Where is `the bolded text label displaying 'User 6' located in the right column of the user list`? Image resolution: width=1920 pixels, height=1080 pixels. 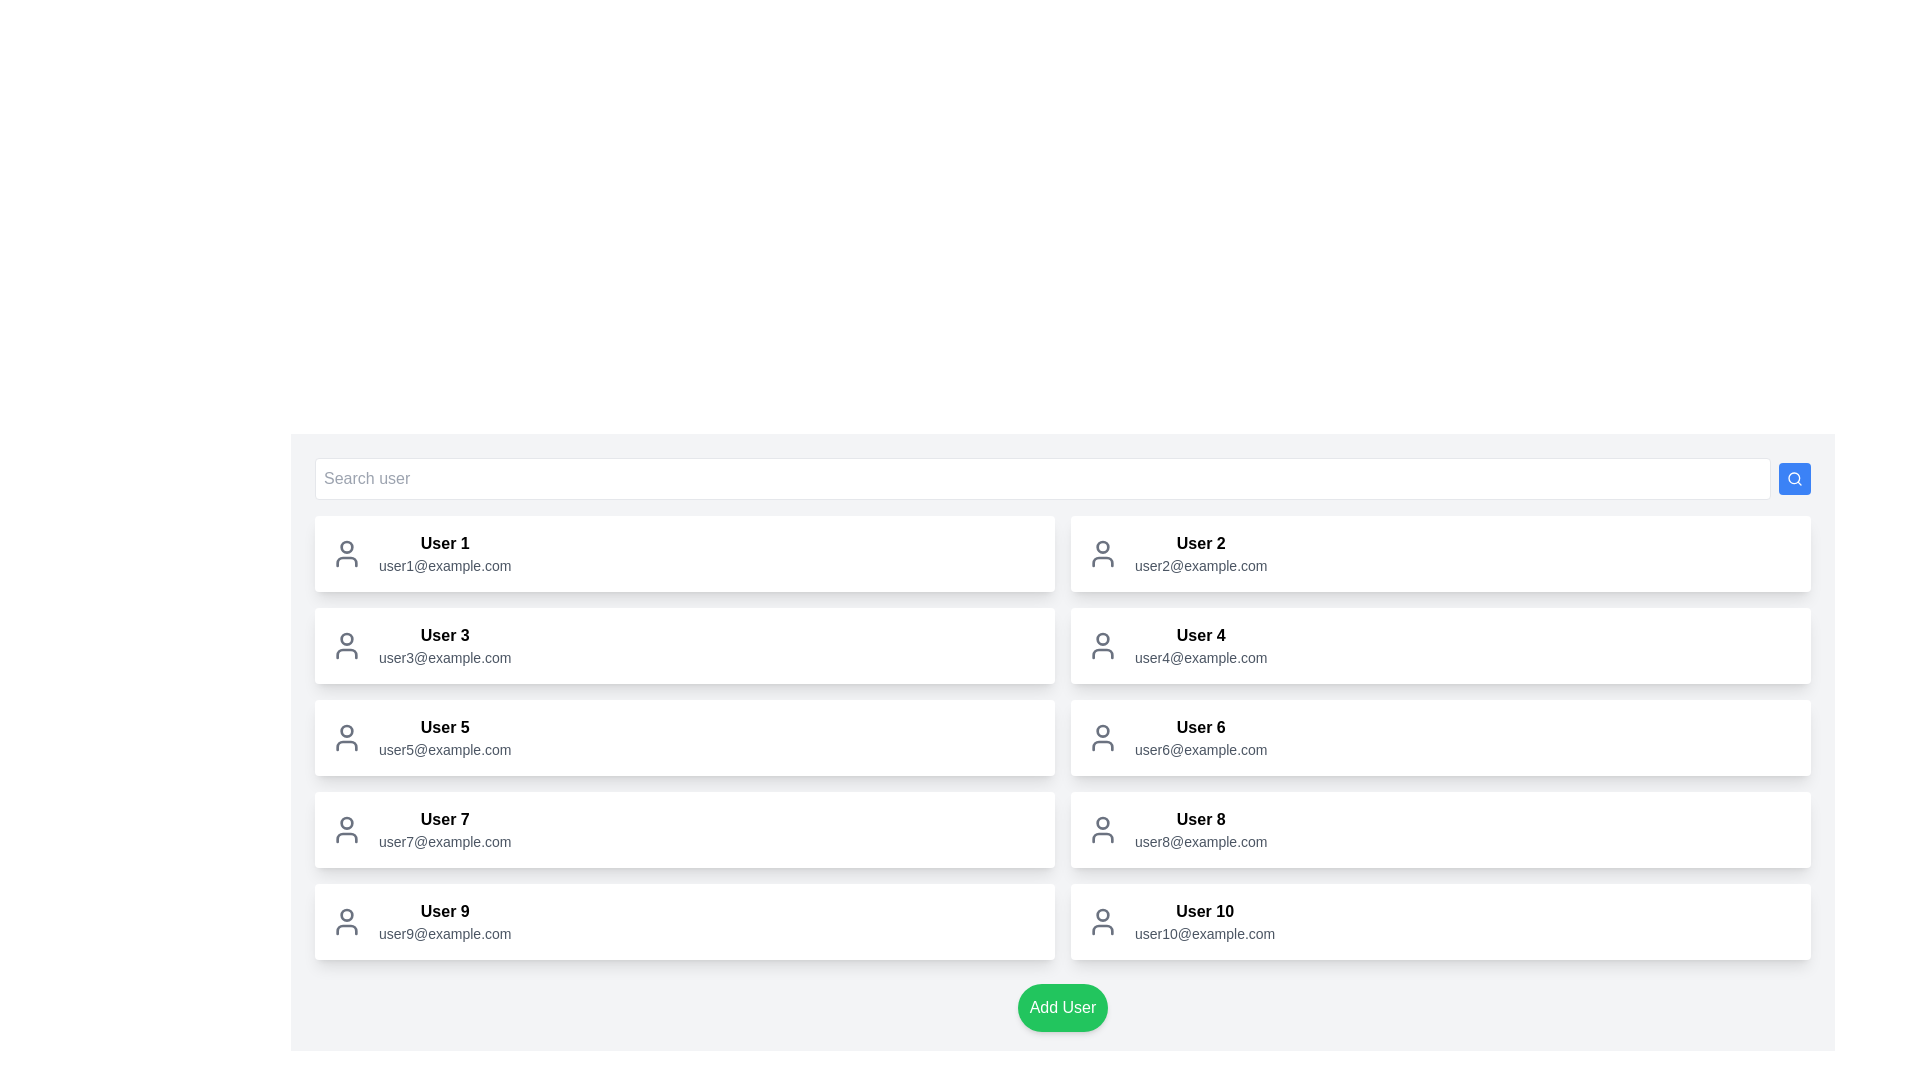
the bolded text label displaying 'User 6' located in the right column of the user list is located at coordinates (1200, 728).